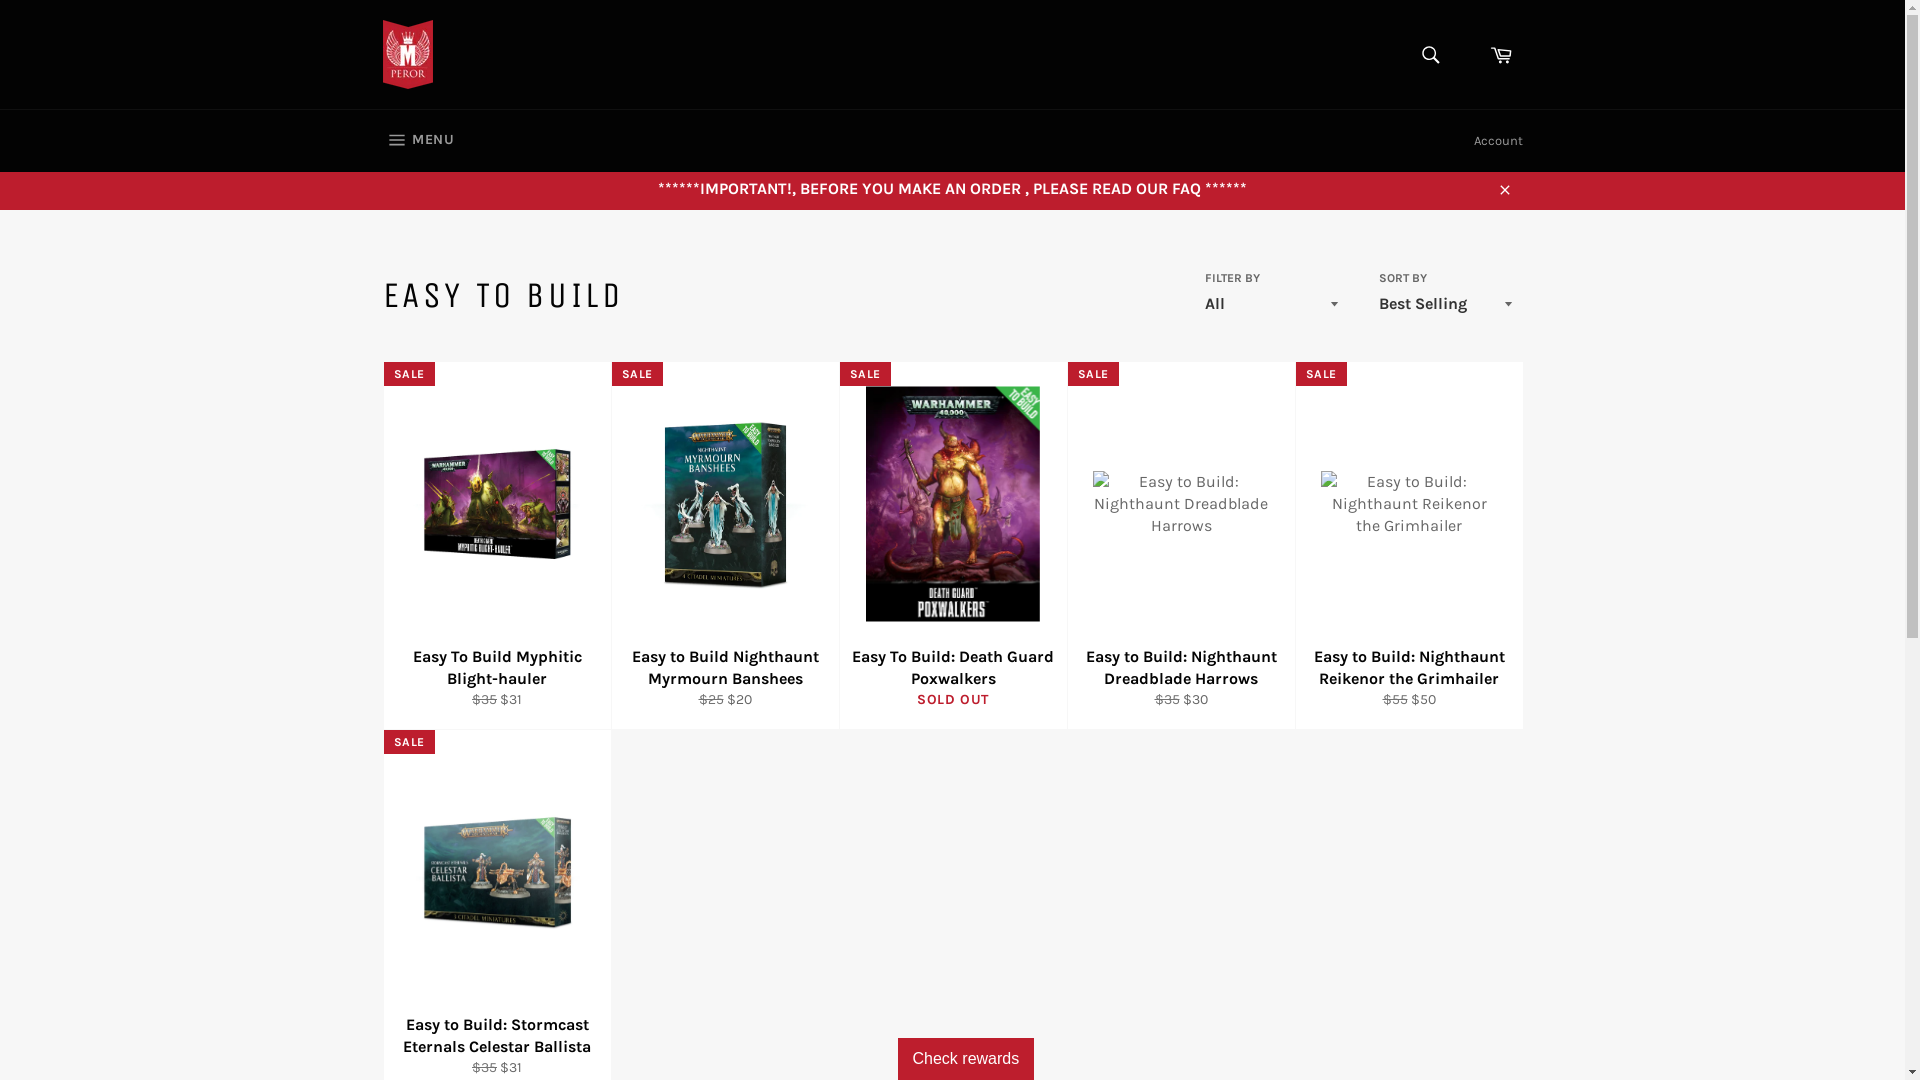  I want to click on 'Search', so click(1428, 53).